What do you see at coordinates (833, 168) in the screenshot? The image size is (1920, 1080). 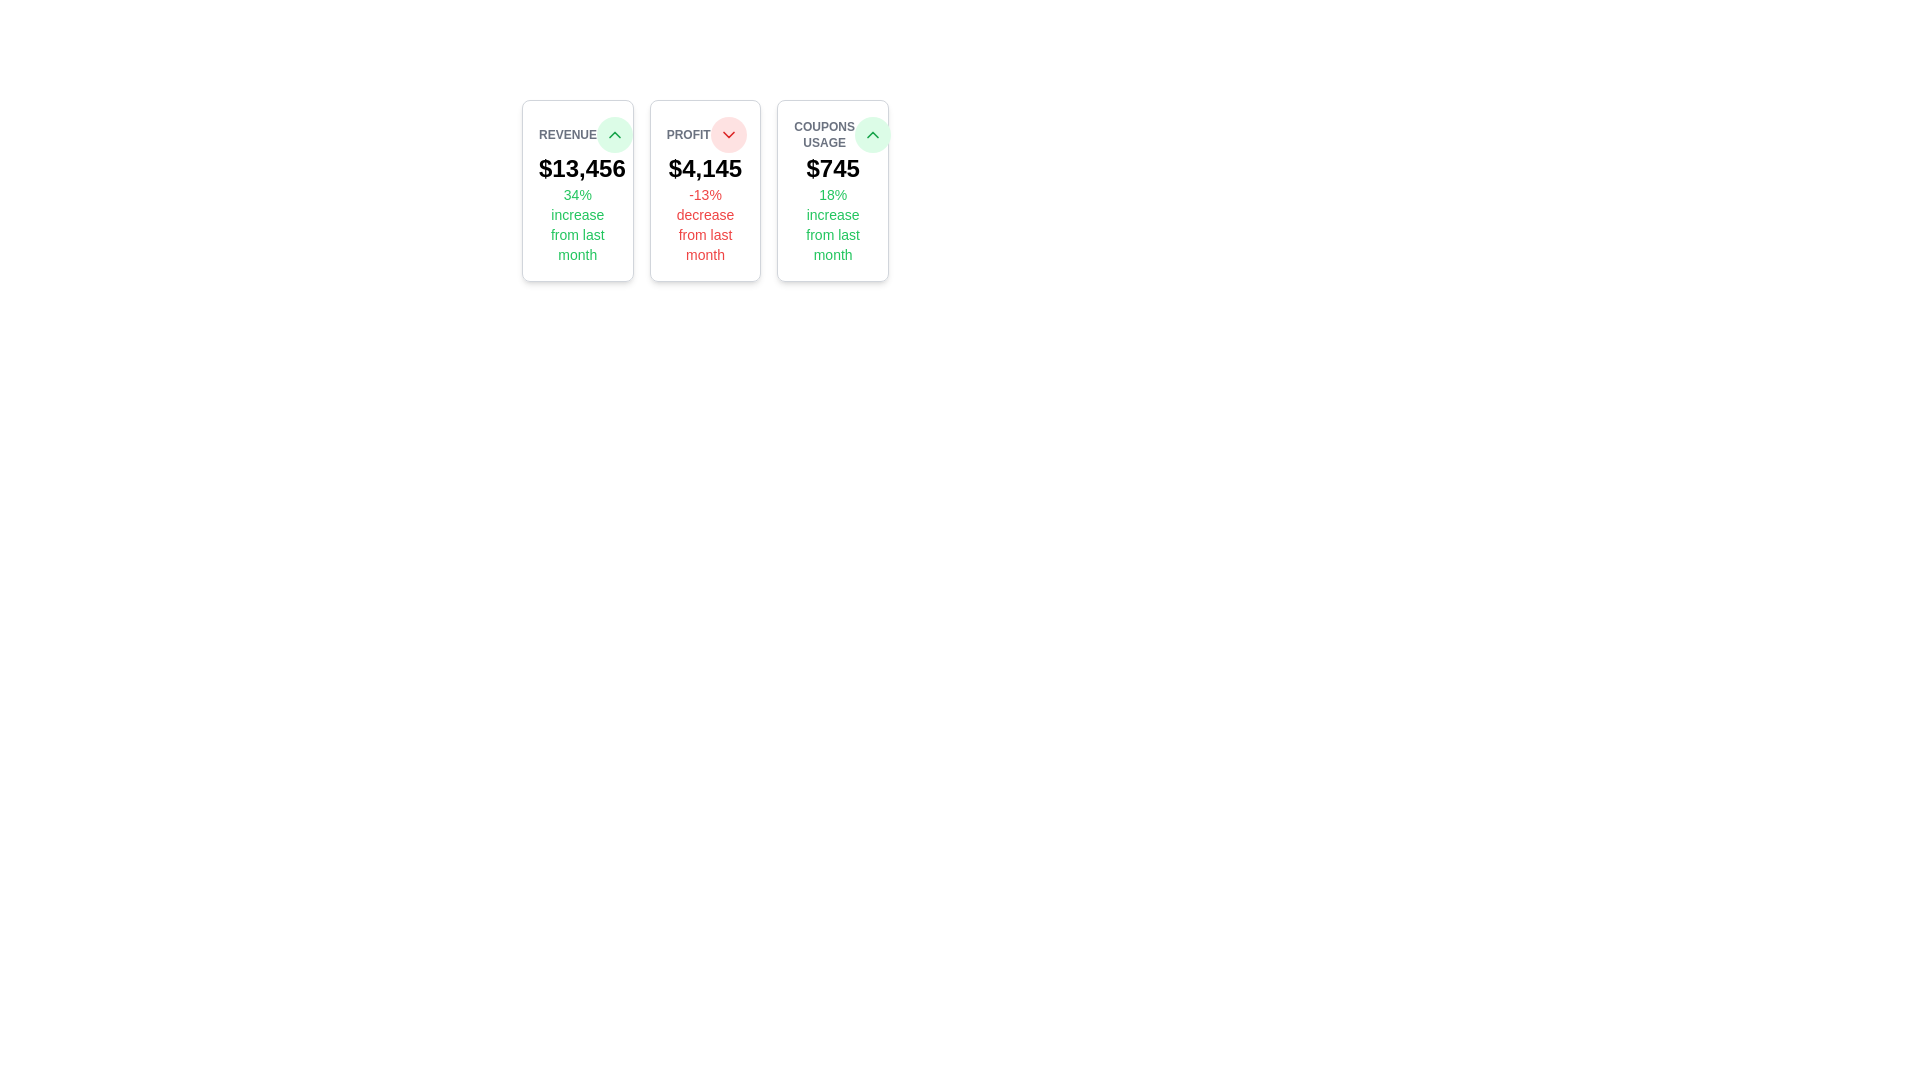 I see `the text label displaying the amount '$745' which is centrally aligned within the third card titled 'Coupons usage'` at bounding box center [833, 168].